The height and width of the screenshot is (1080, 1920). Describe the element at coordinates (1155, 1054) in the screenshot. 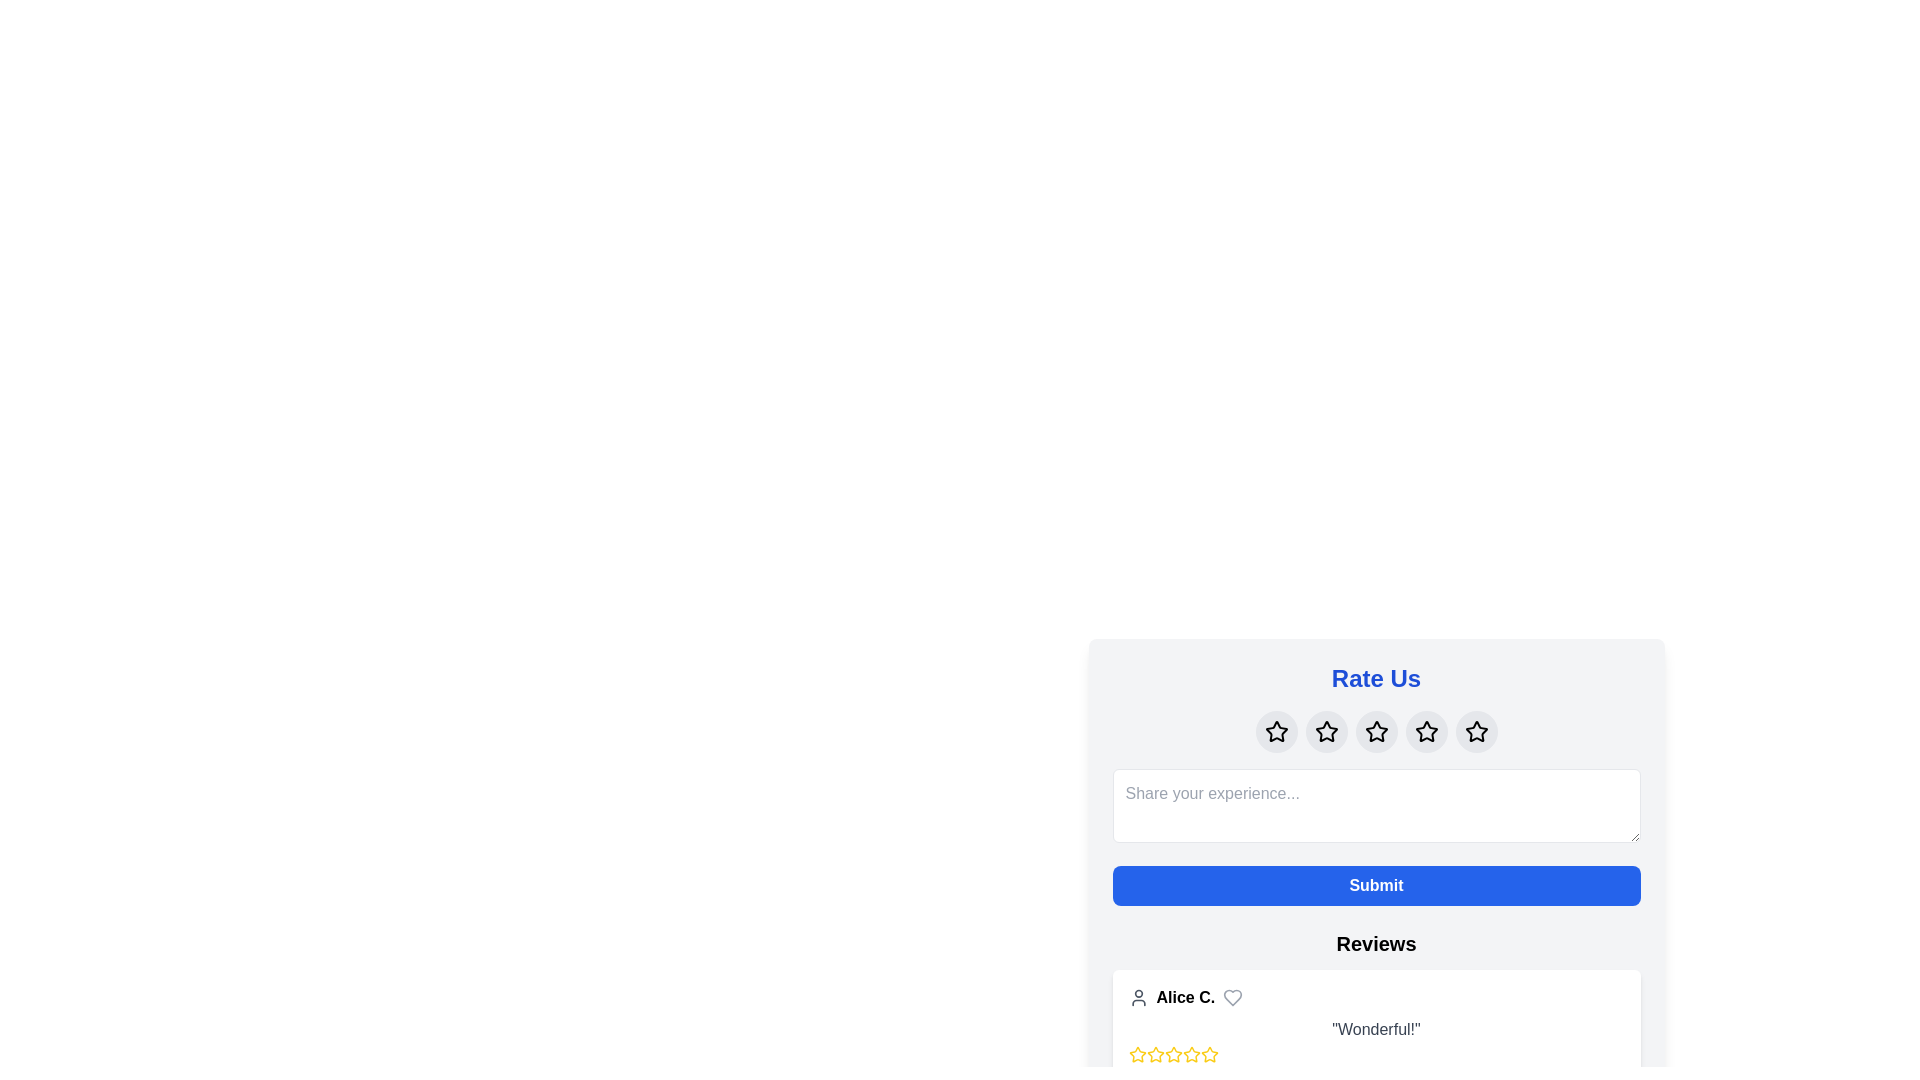

I see `the second star` at that location.